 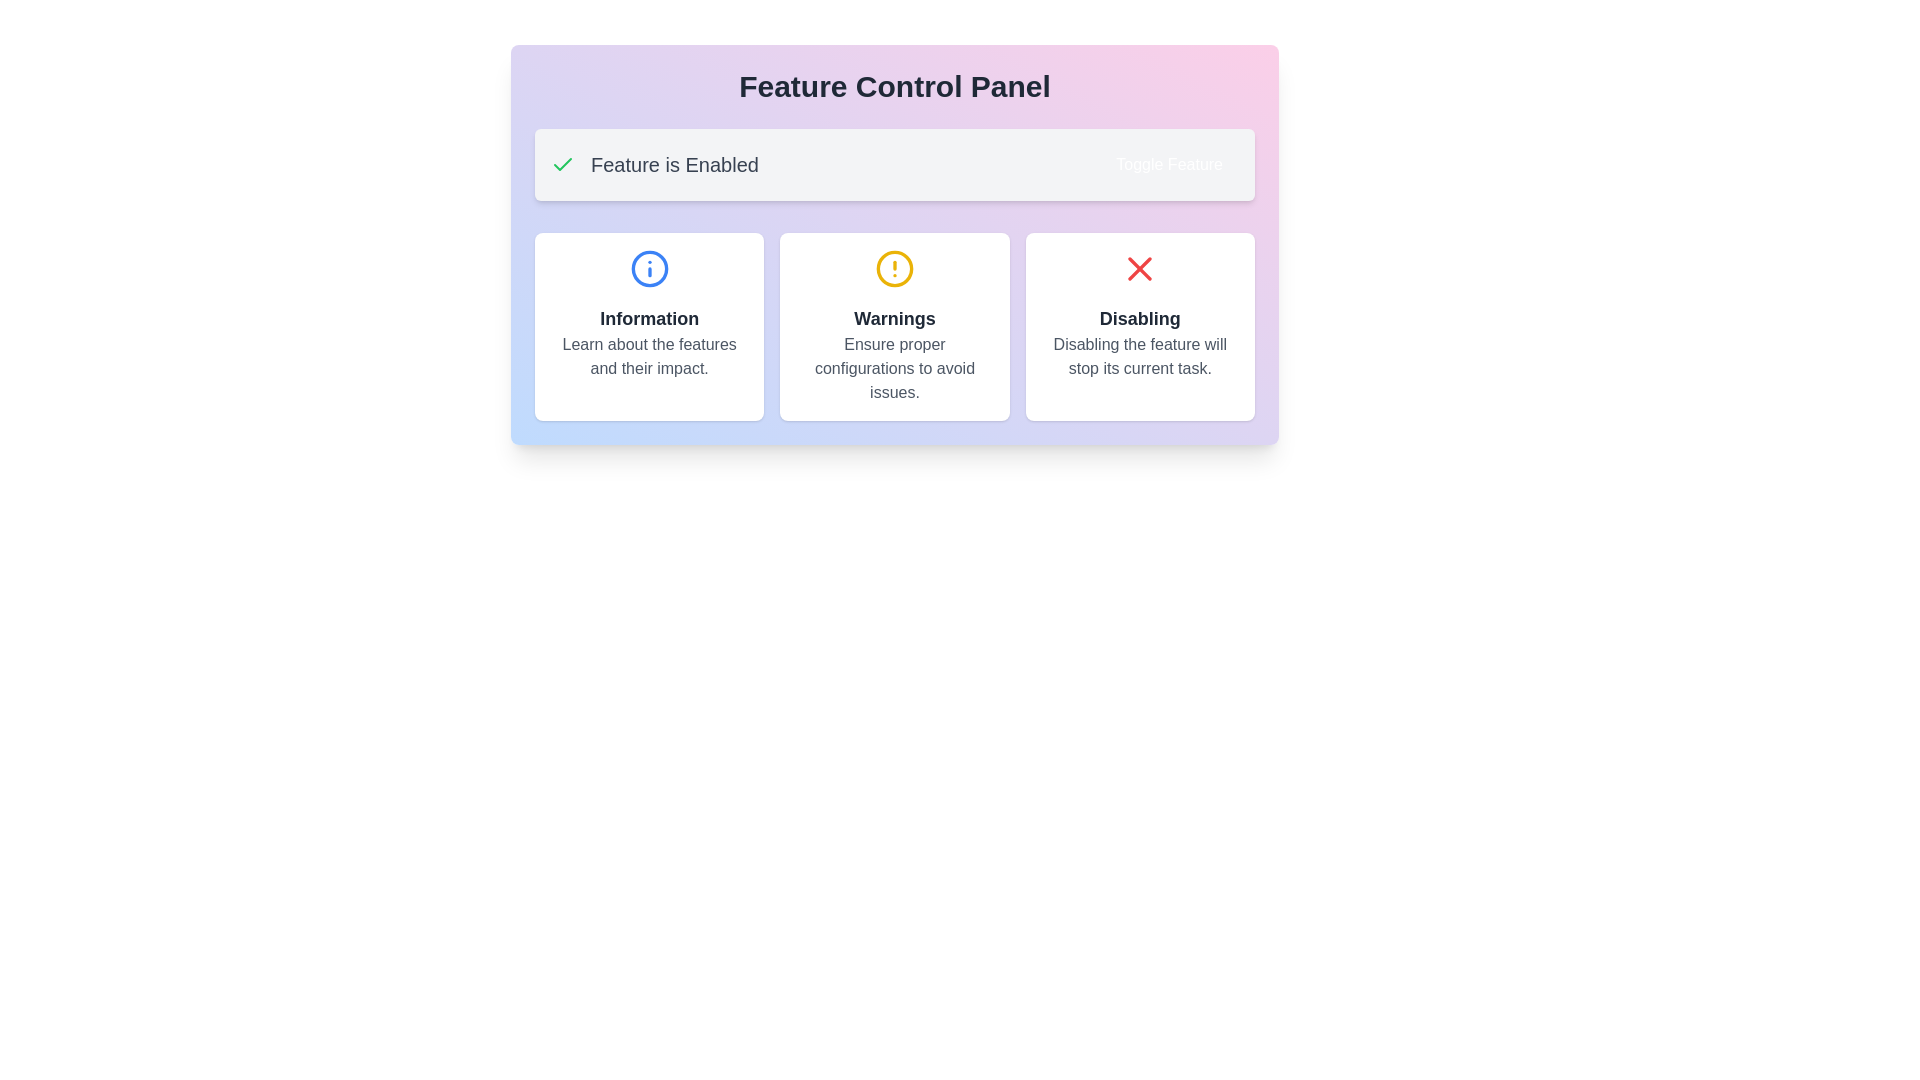 What do you see at coordinates (674, 164) in the screenshot?
I see `the static text label that indicates a feature is enabled, located to the right of the green checkmark icon in the Feature Control Panel` at bounding box center [674, 164].